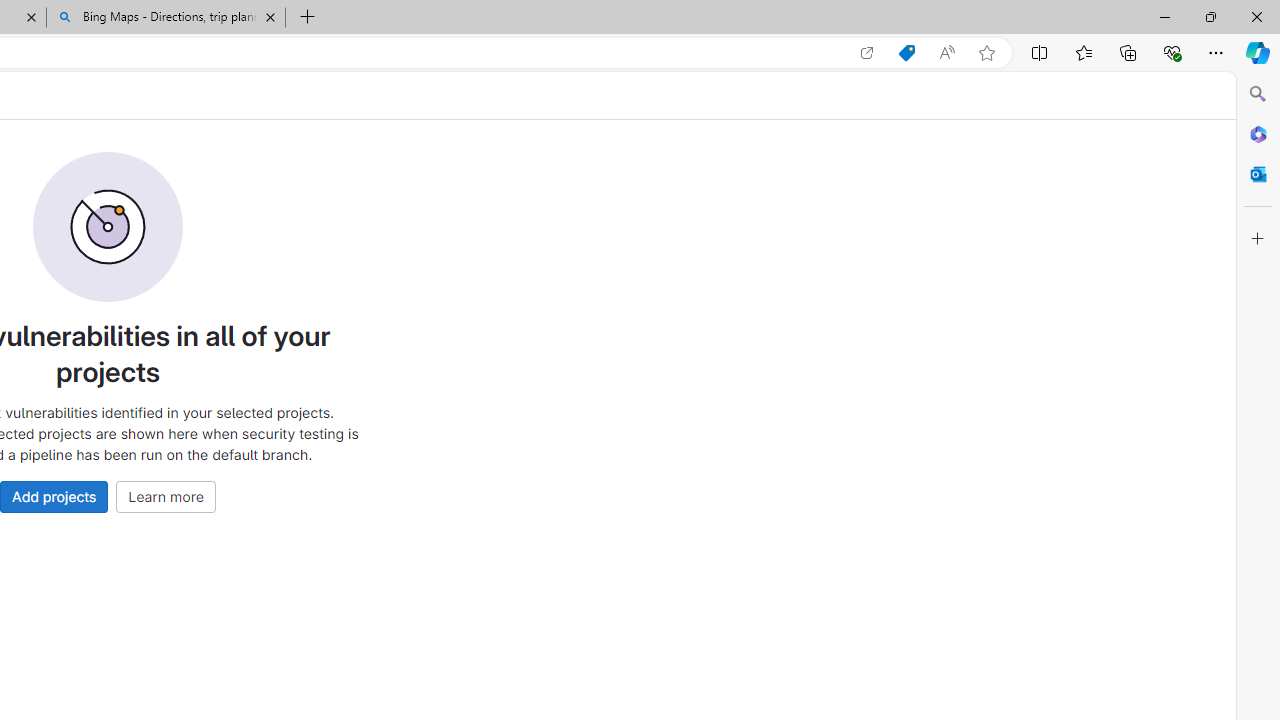 This screenshot has height=720, width=1280. What do you see at coordinates (1215, 51) in the screenshot?
I see `'Settings and more (Alt+F)'` at bounding box center [1215, 51].